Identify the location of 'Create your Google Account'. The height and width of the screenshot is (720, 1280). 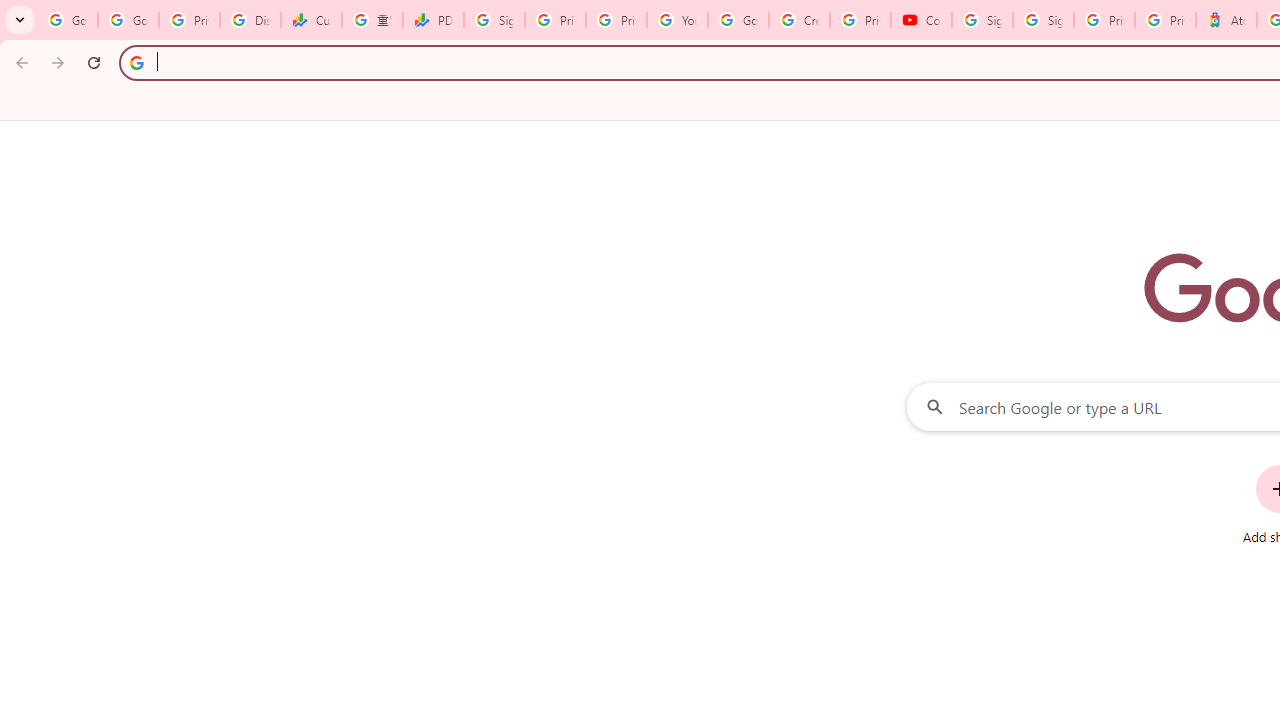
(798, 20).